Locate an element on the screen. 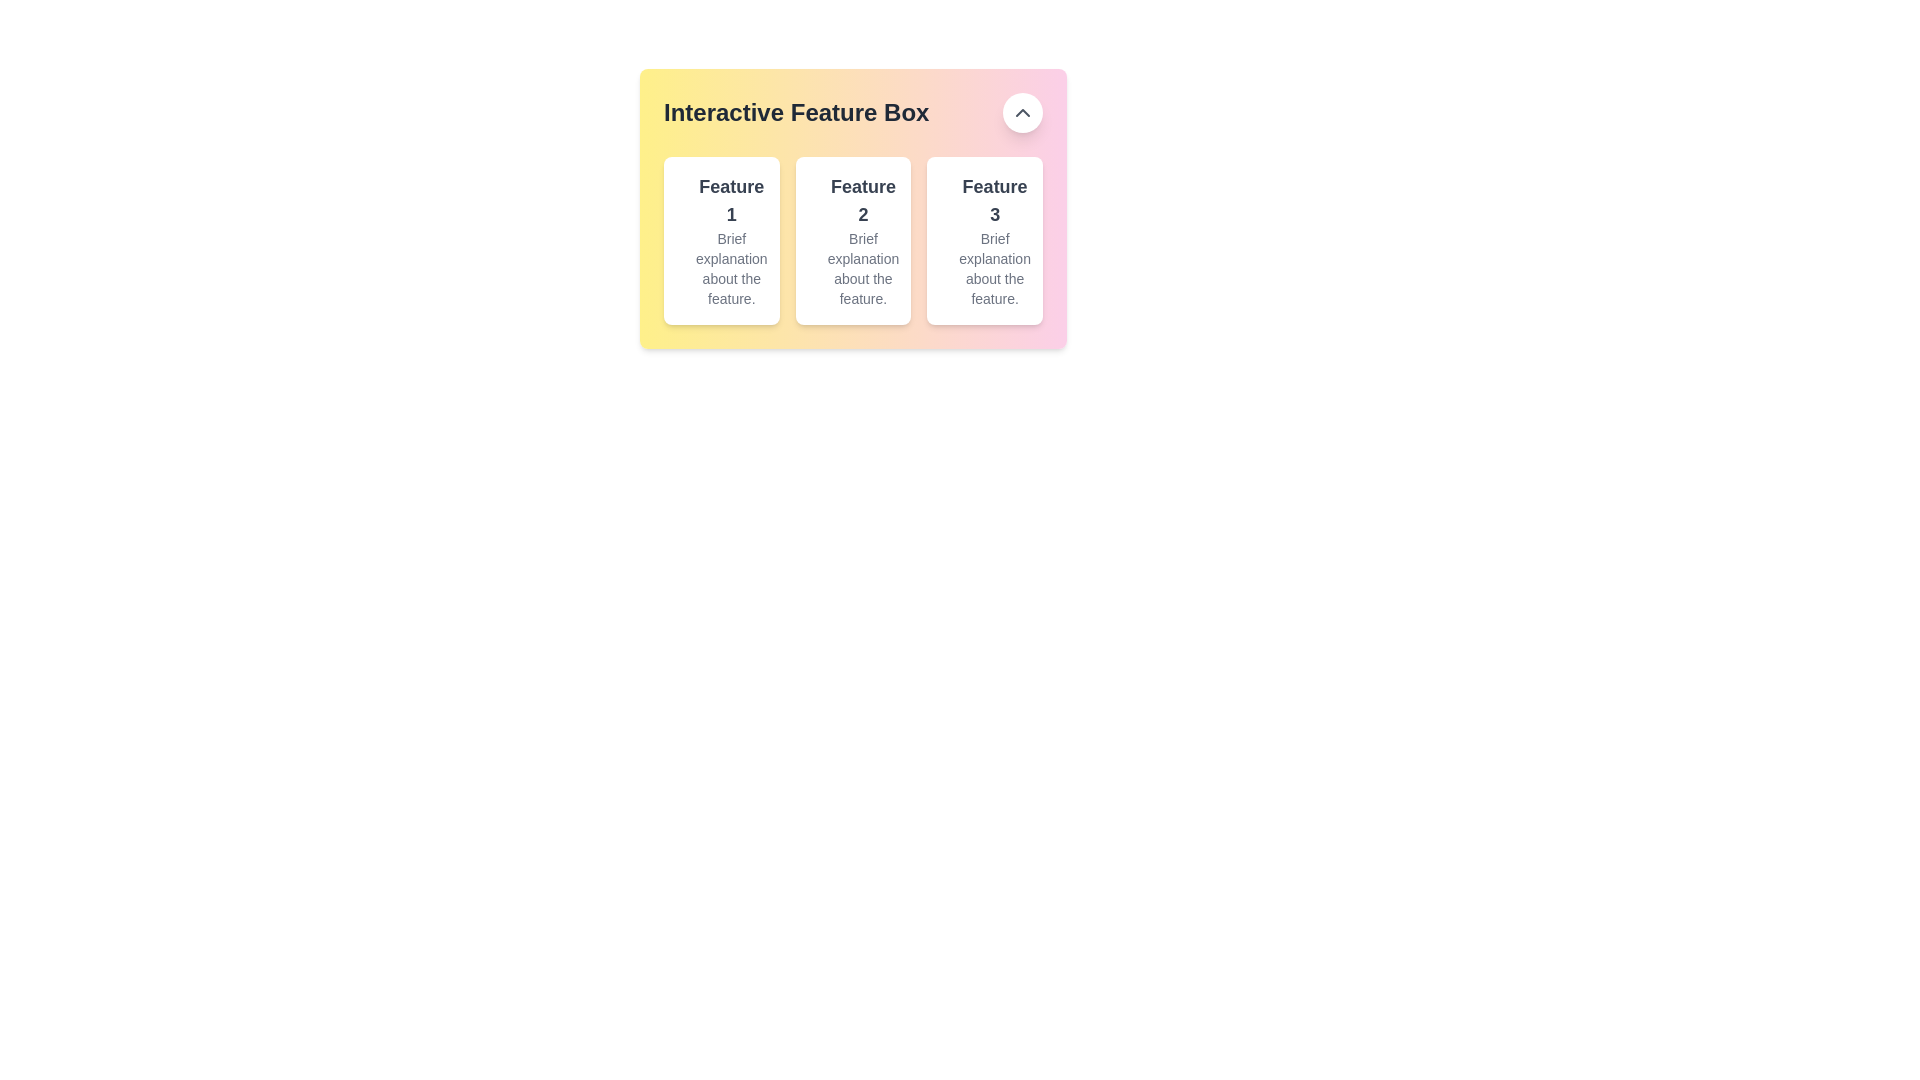 This screenshot has width=1920, height=1080. the button located in the top-right corner of the 'Interactive Feature Box' to observe its hover effect is located at coordinates (1022, 112).